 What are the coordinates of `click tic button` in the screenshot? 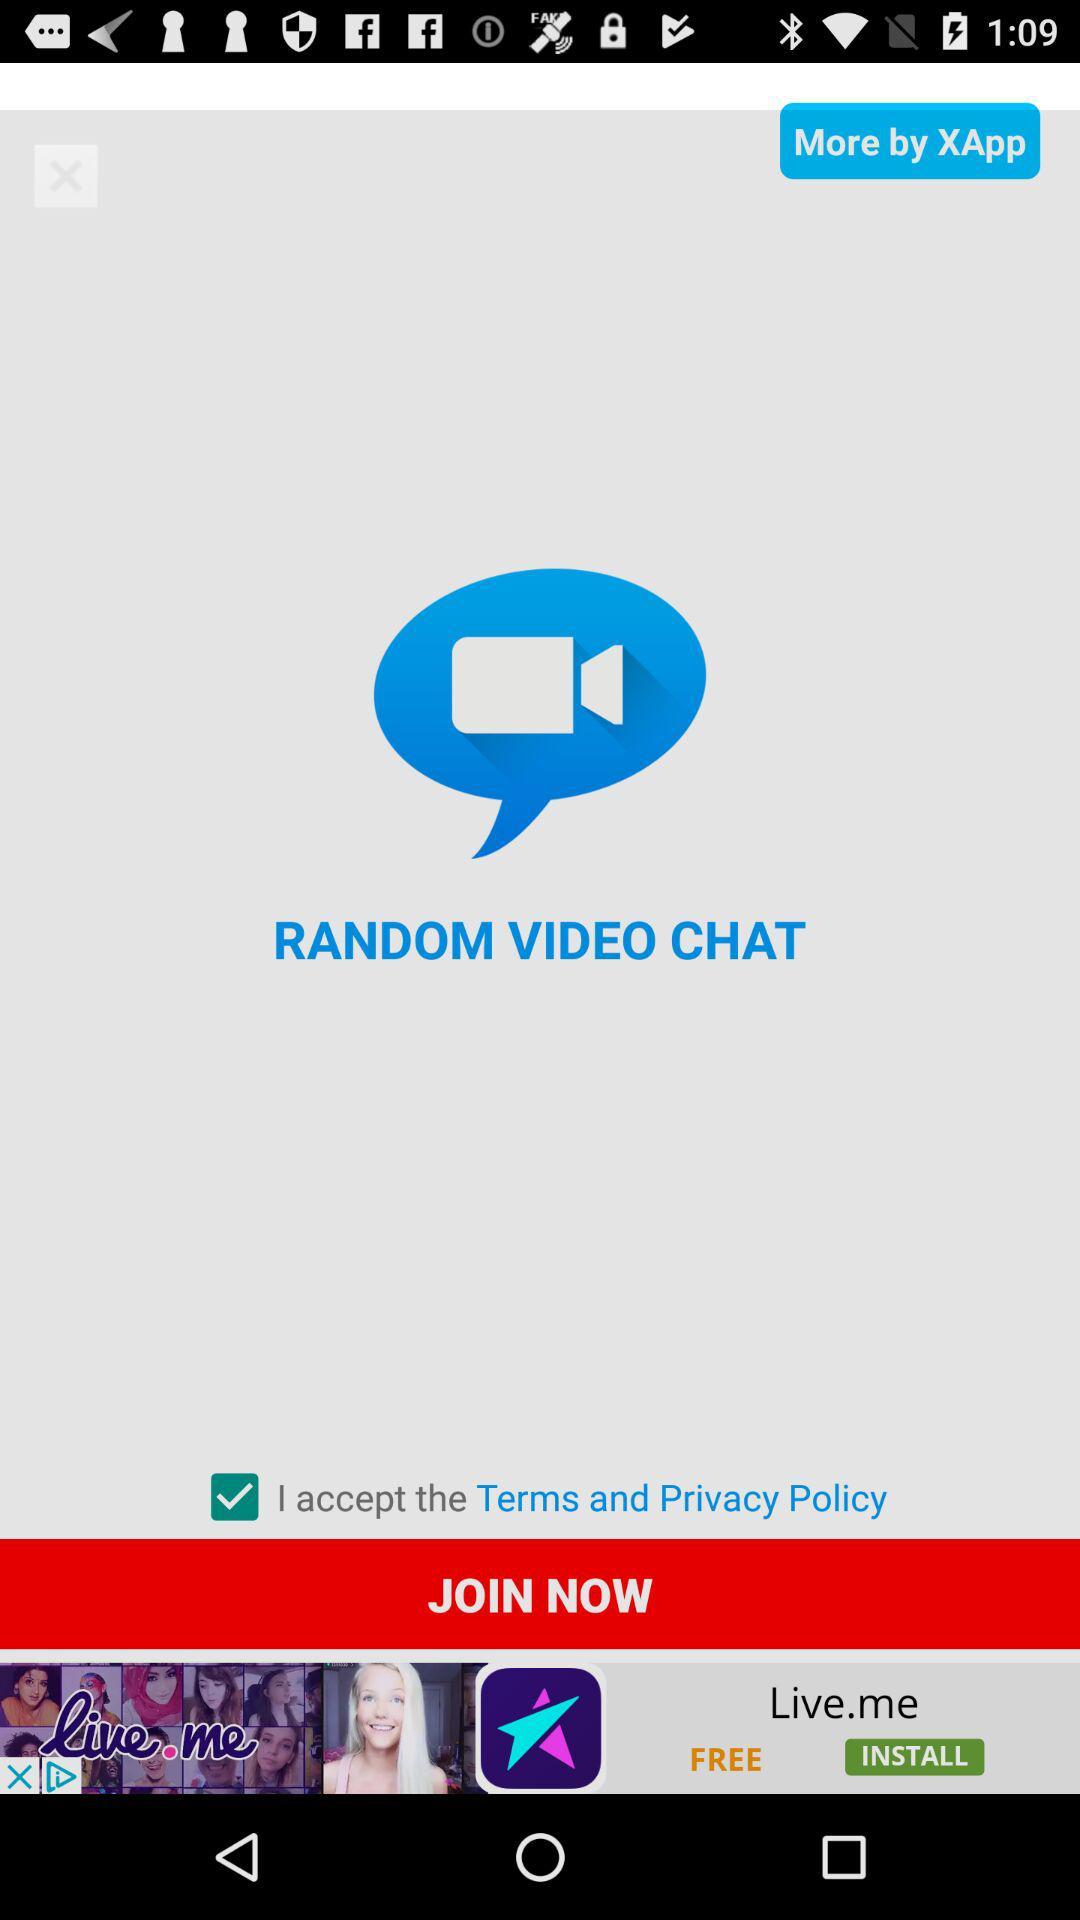 It's located at (233, 1497).